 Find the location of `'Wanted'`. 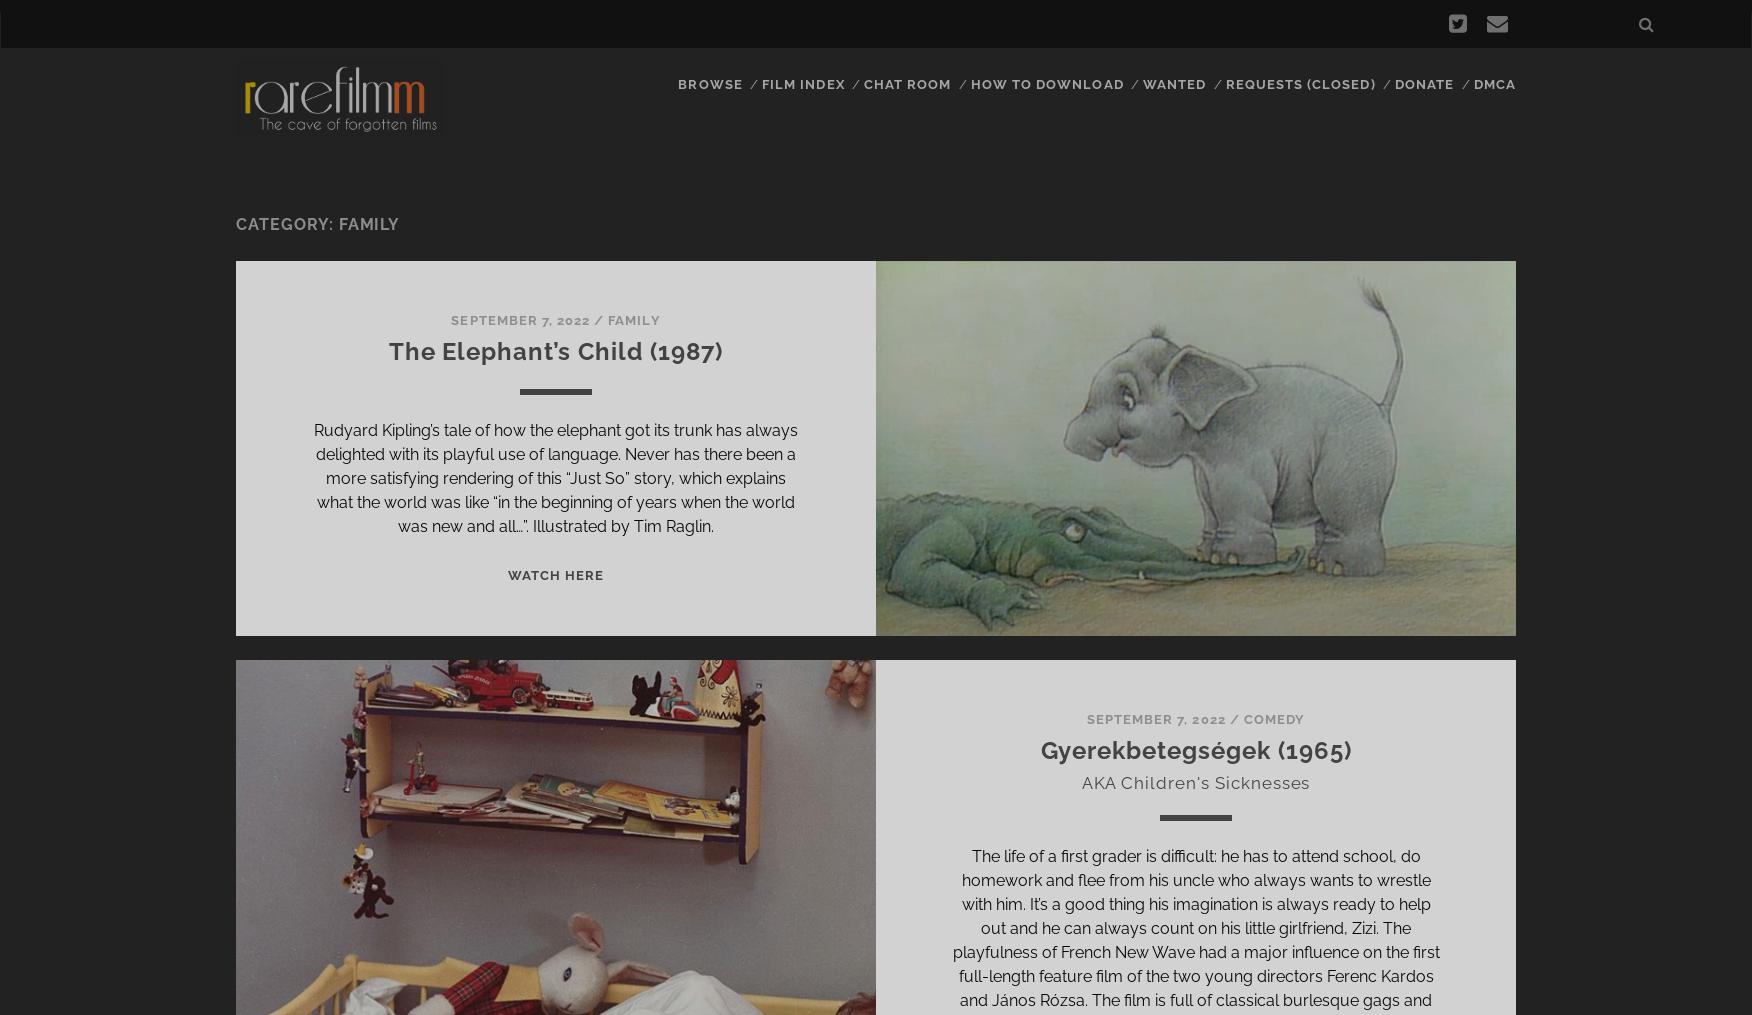

'Wanted' is located at coordinates (1174, 84).